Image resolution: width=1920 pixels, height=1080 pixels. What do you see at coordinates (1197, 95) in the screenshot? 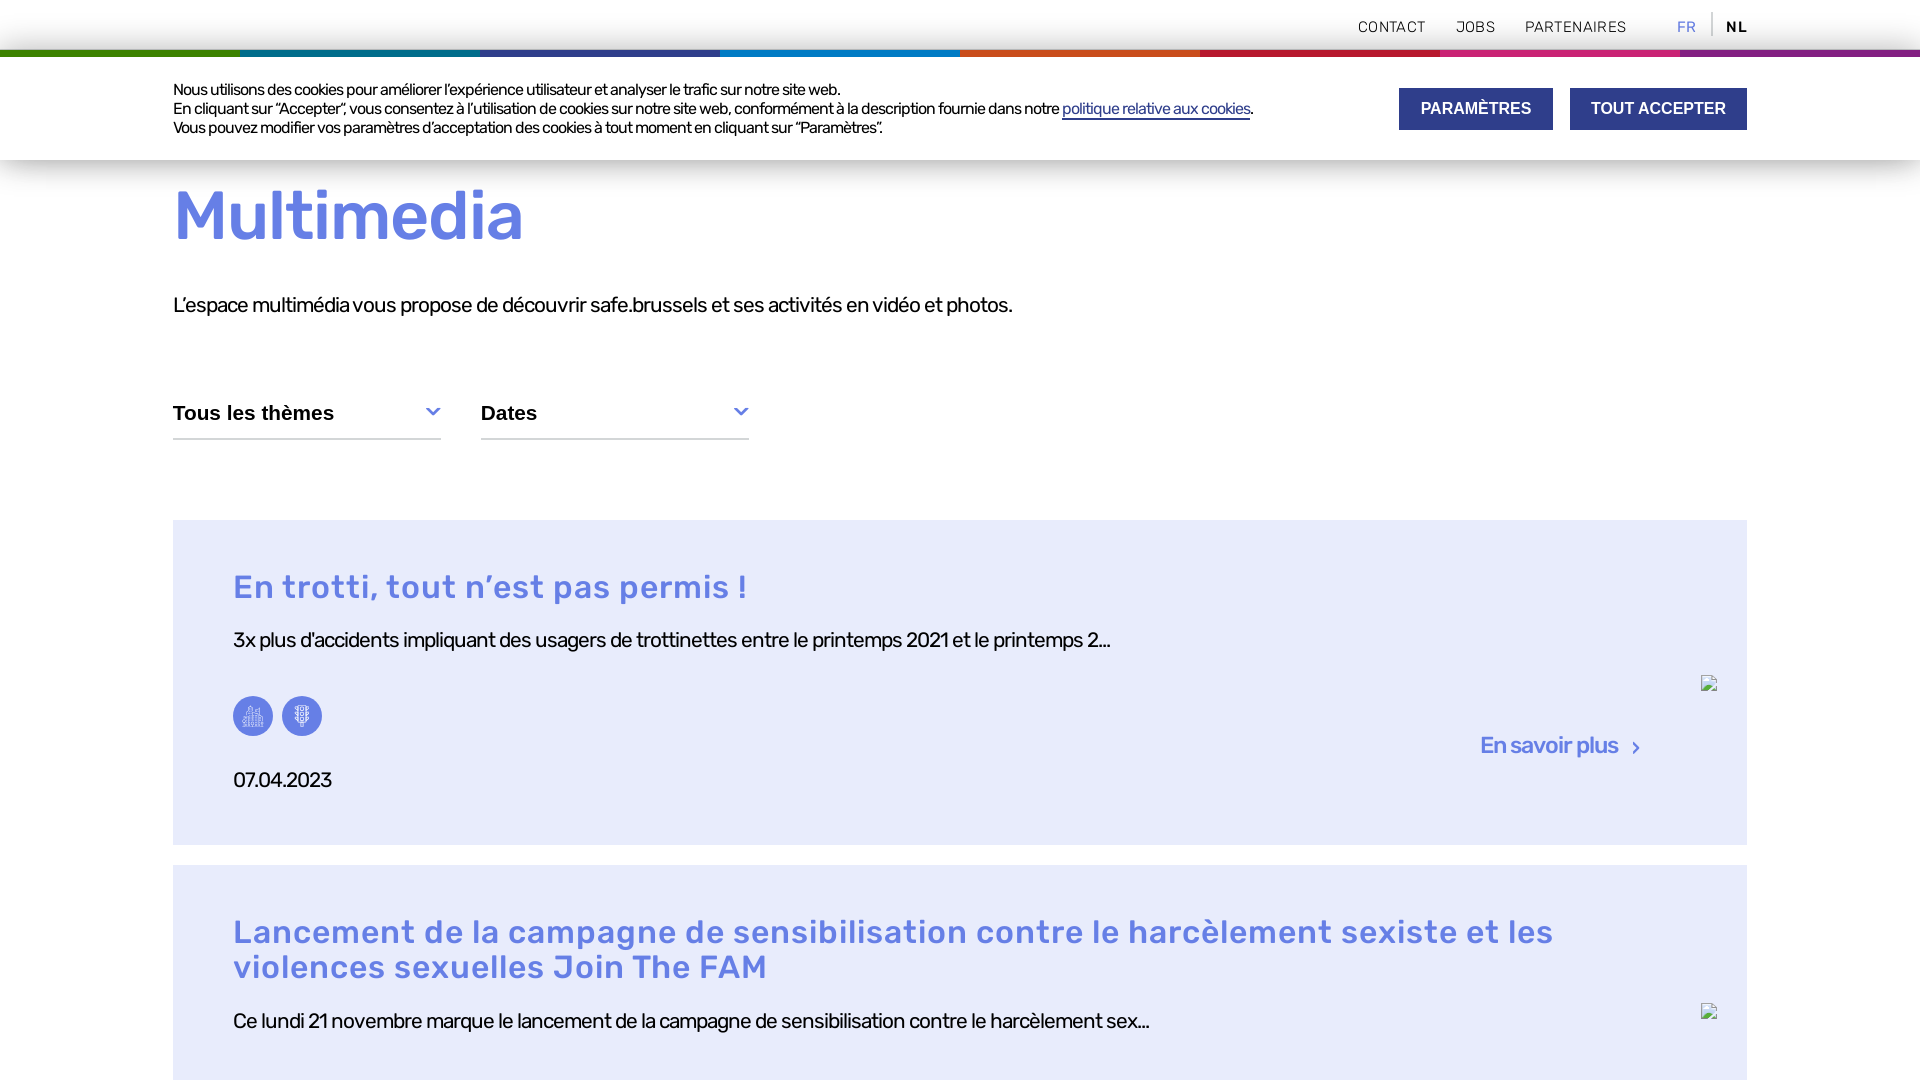
I see `'Publications et Statistiques'` at bounding box center [1197, 95].